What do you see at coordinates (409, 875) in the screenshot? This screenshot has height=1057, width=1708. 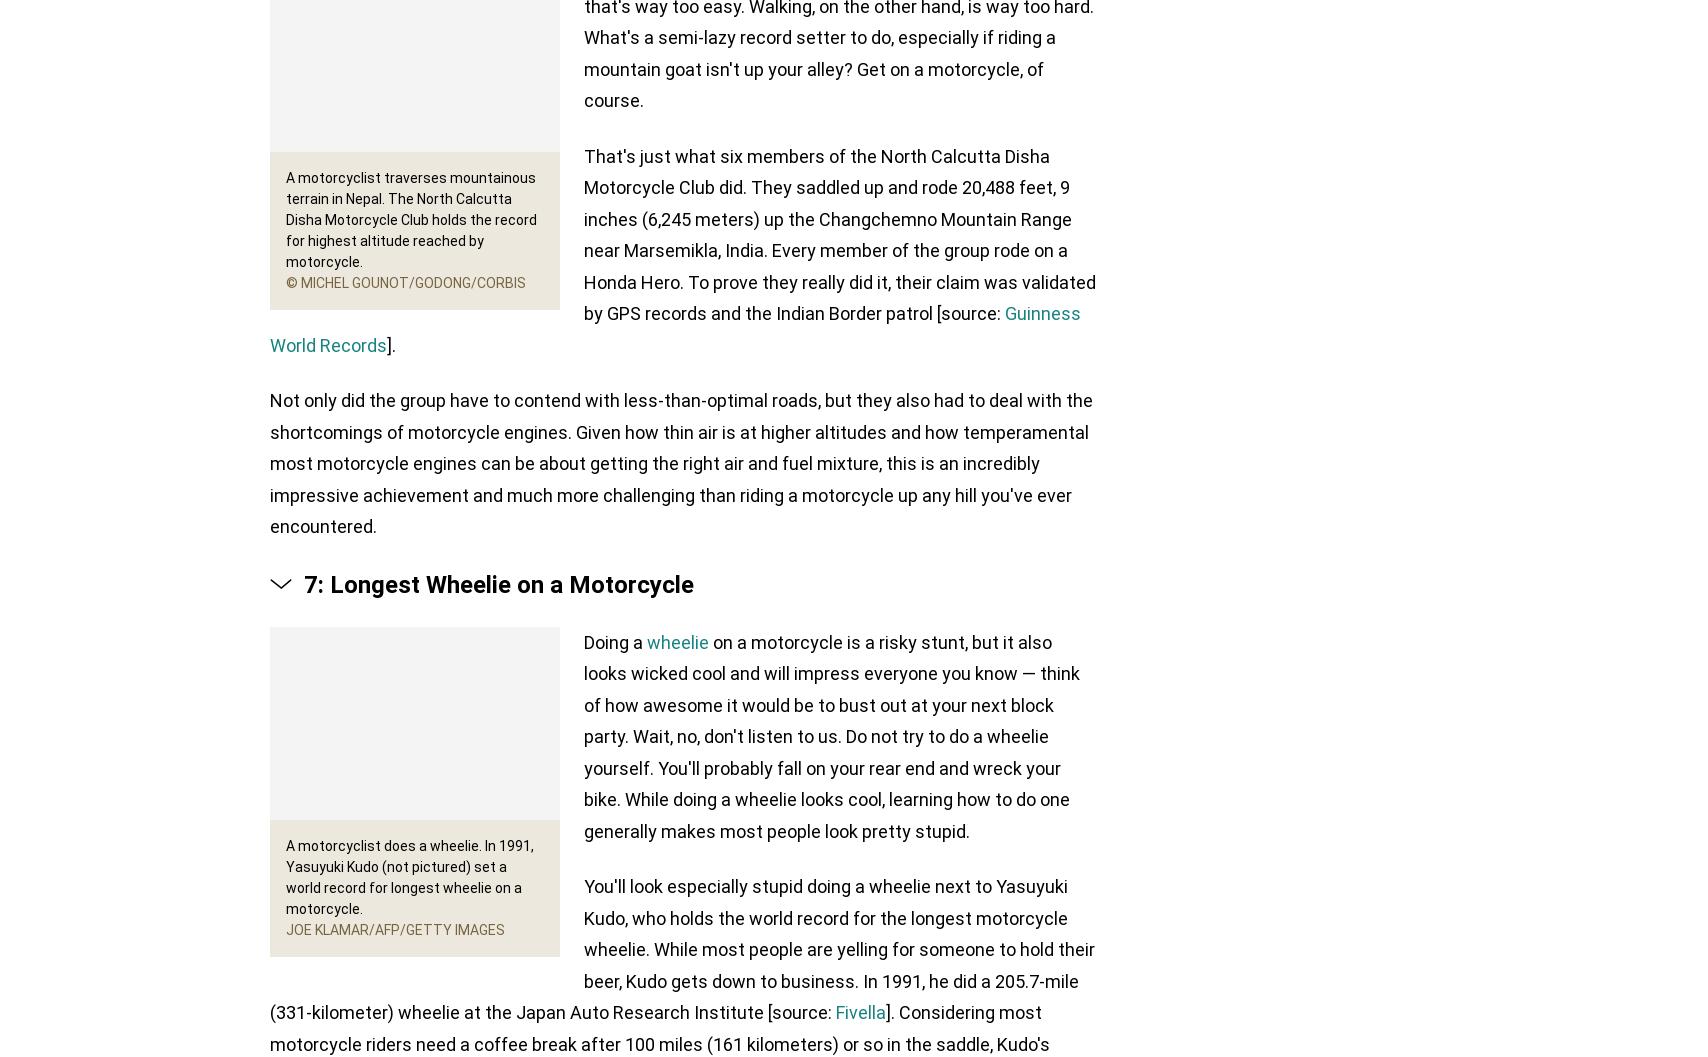 I see `'A motorcyclist does a wheelie. In 1991, Yasuyuki Kudo (not pictured) set a world record for longest wheelie on a motorcycle.'` at bounding box center [409, 875].